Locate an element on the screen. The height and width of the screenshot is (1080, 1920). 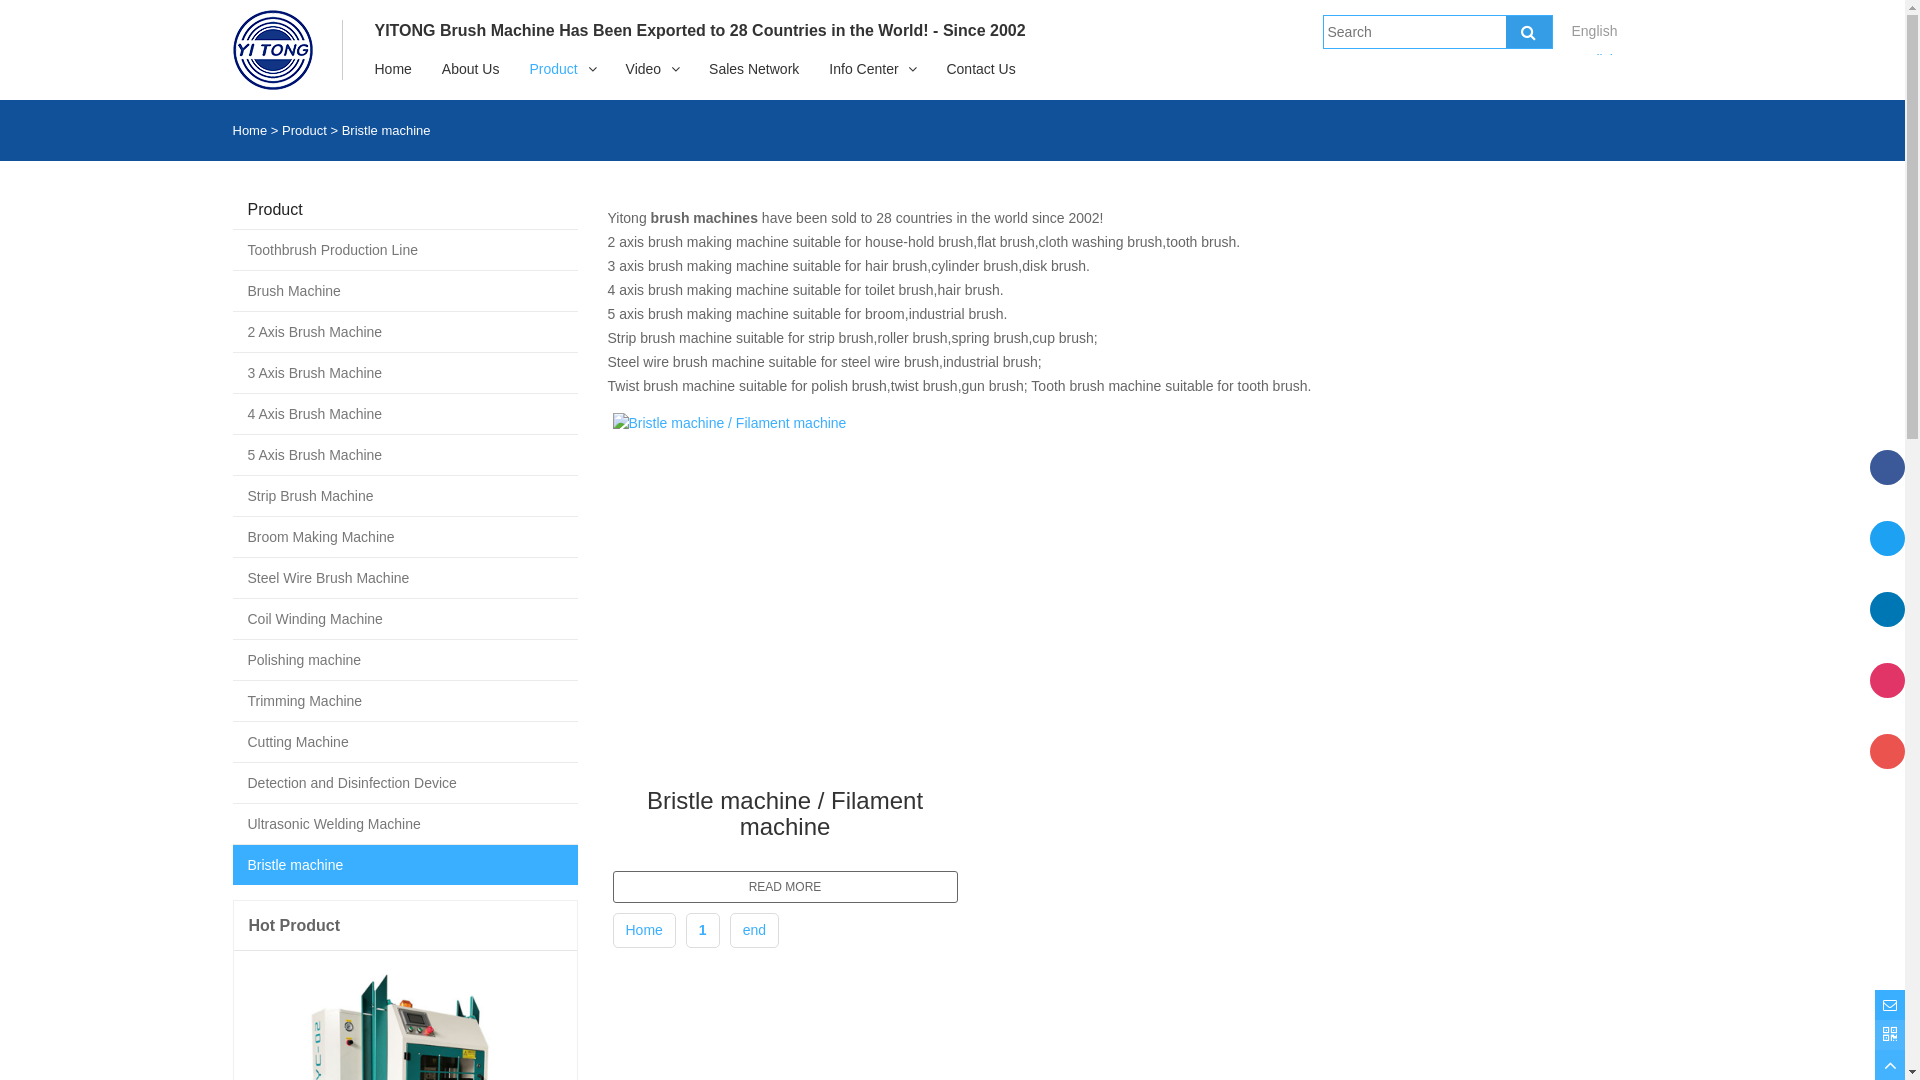
'Video' is located at coordinates (643, 68).